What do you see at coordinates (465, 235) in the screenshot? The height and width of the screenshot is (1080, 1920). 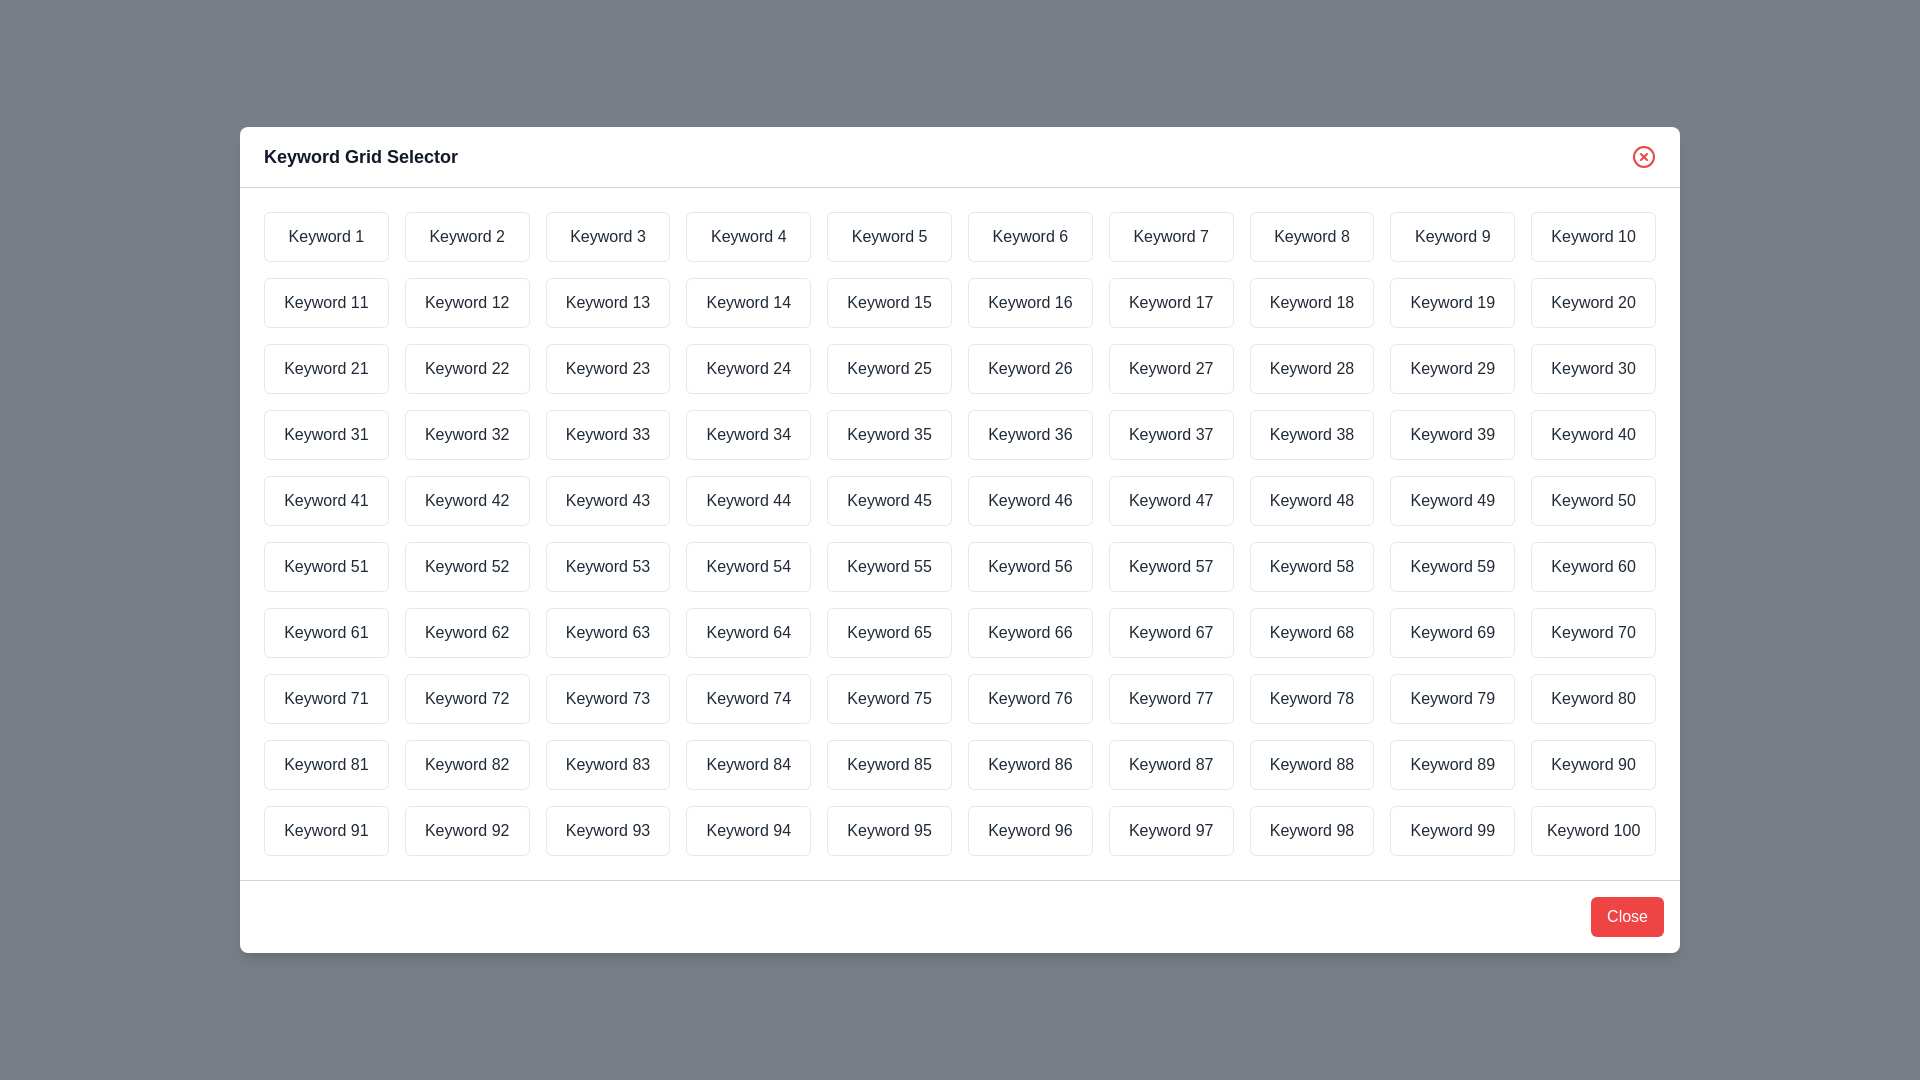 I see `the keyword Keyword 2 to observe its highlighting effect` at bounding box center [465, 235].